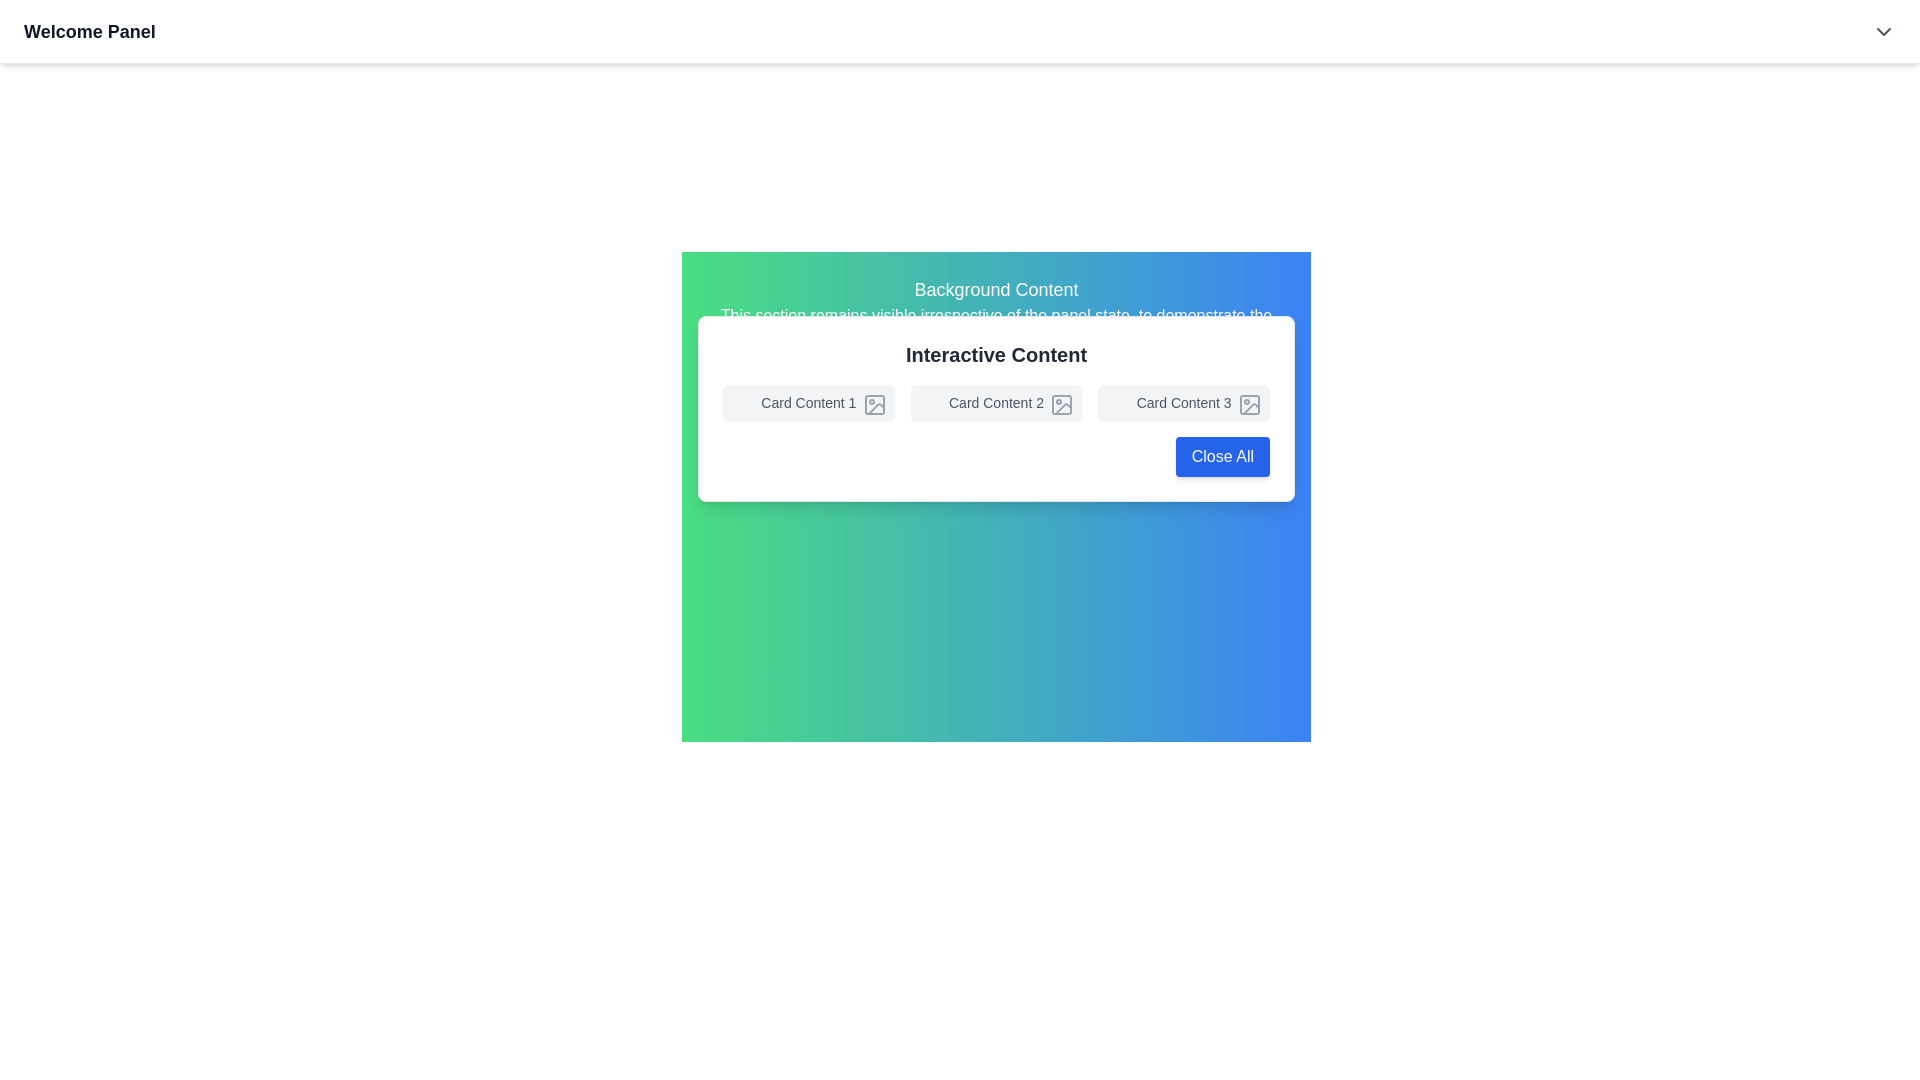 This screenshot has width=1920, height=1080. What do you see at coordinates (996, 402) in the screenshot?
I see `the text label reading 'Card Content 2', which is styled with a small font size and gray color, located centrally within the second card in a row of three cards` at bounding box center [996, 402].